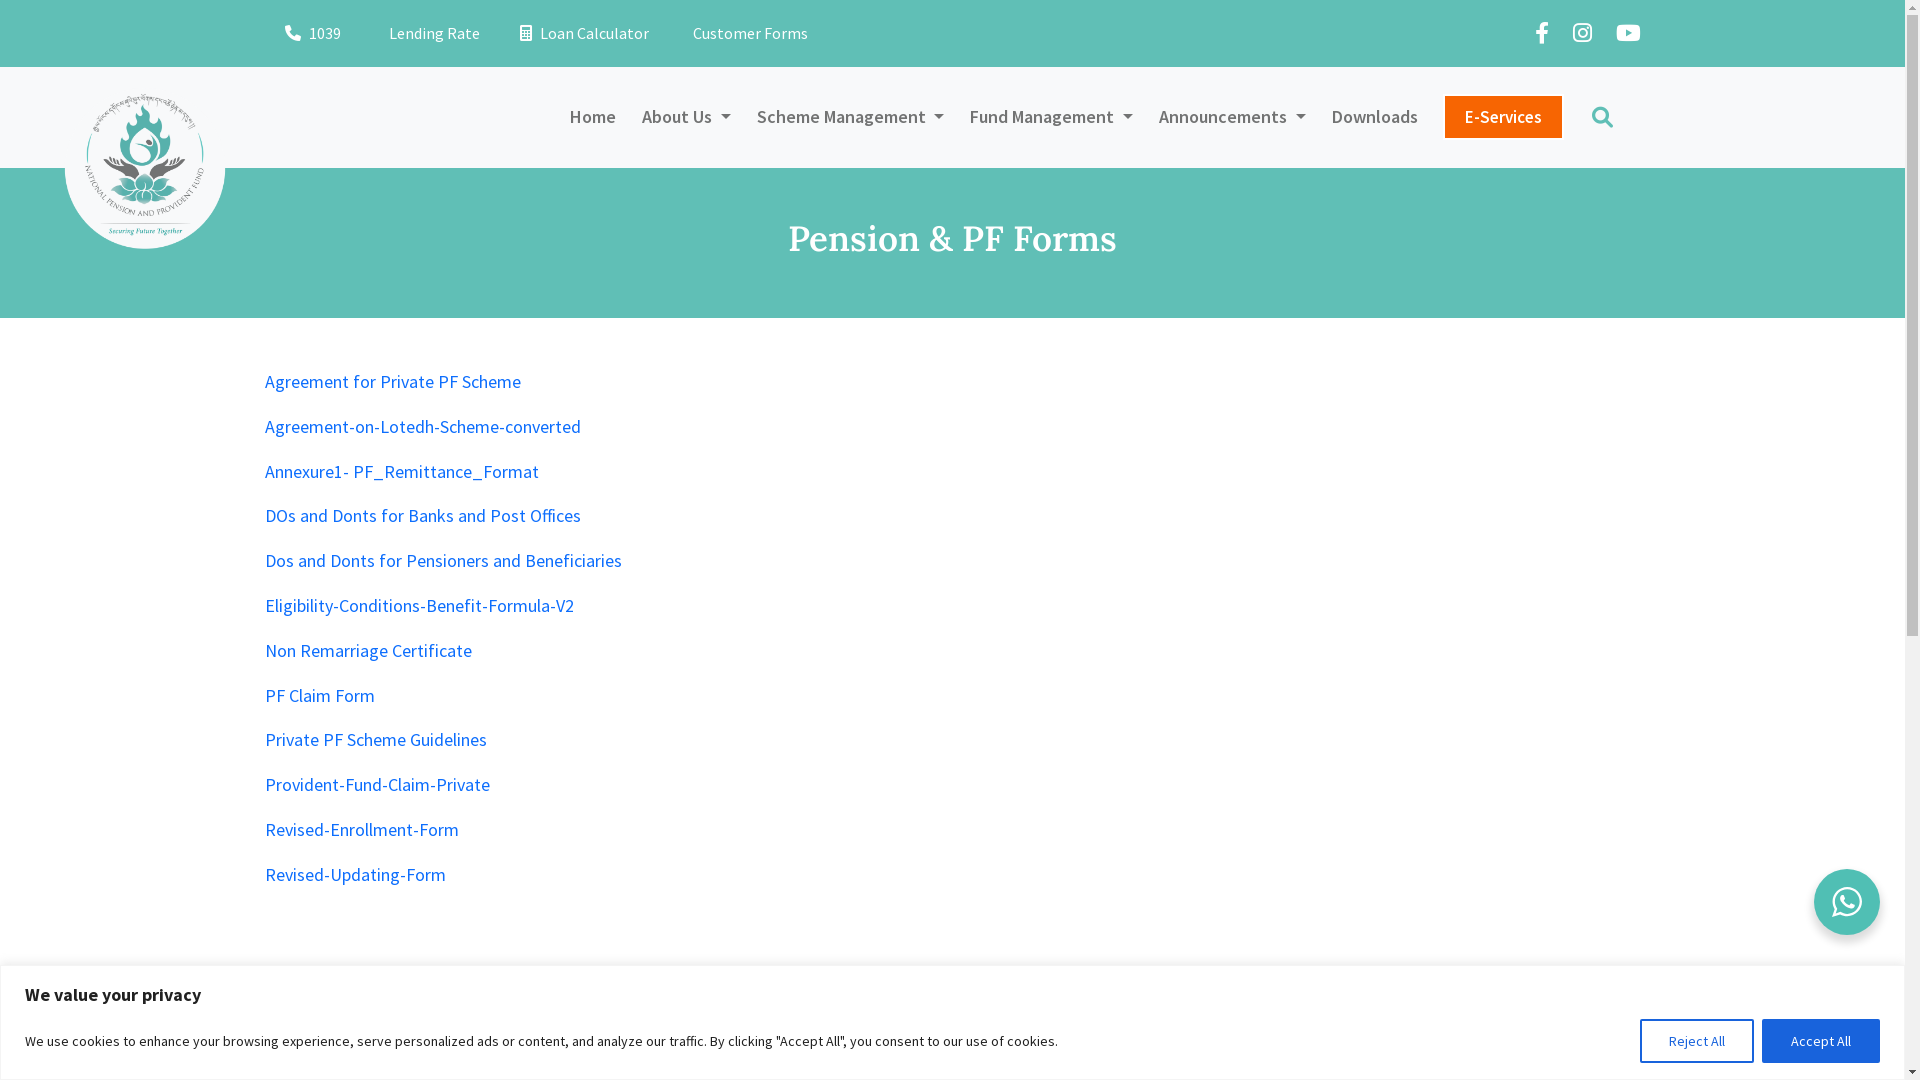 This screenshot has width=1920, height=1080. Describe the element at coordinates (263, 739) in the screenshot. I see `'Private PF Scheme Guidelines'` at that location.